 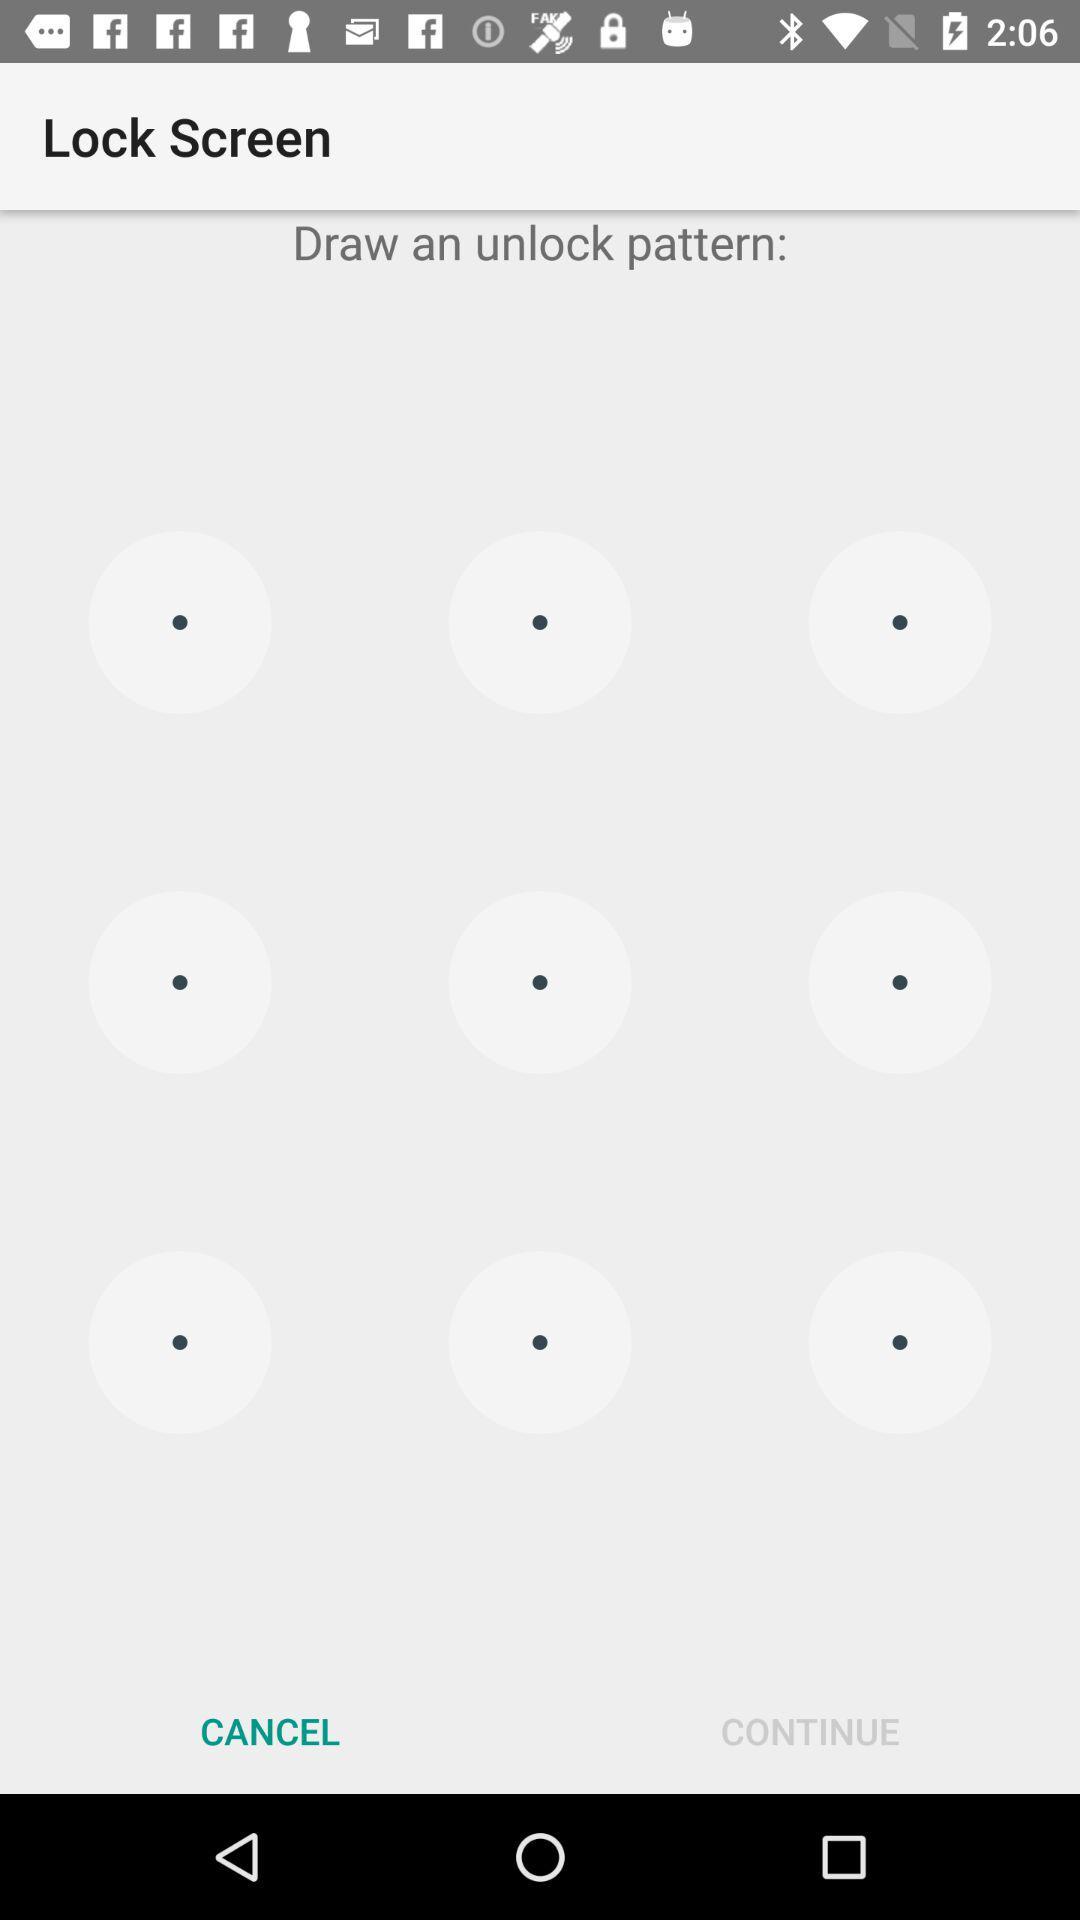 I want to click on cancel at the bottom left corner, so click(x=270, y=1730).